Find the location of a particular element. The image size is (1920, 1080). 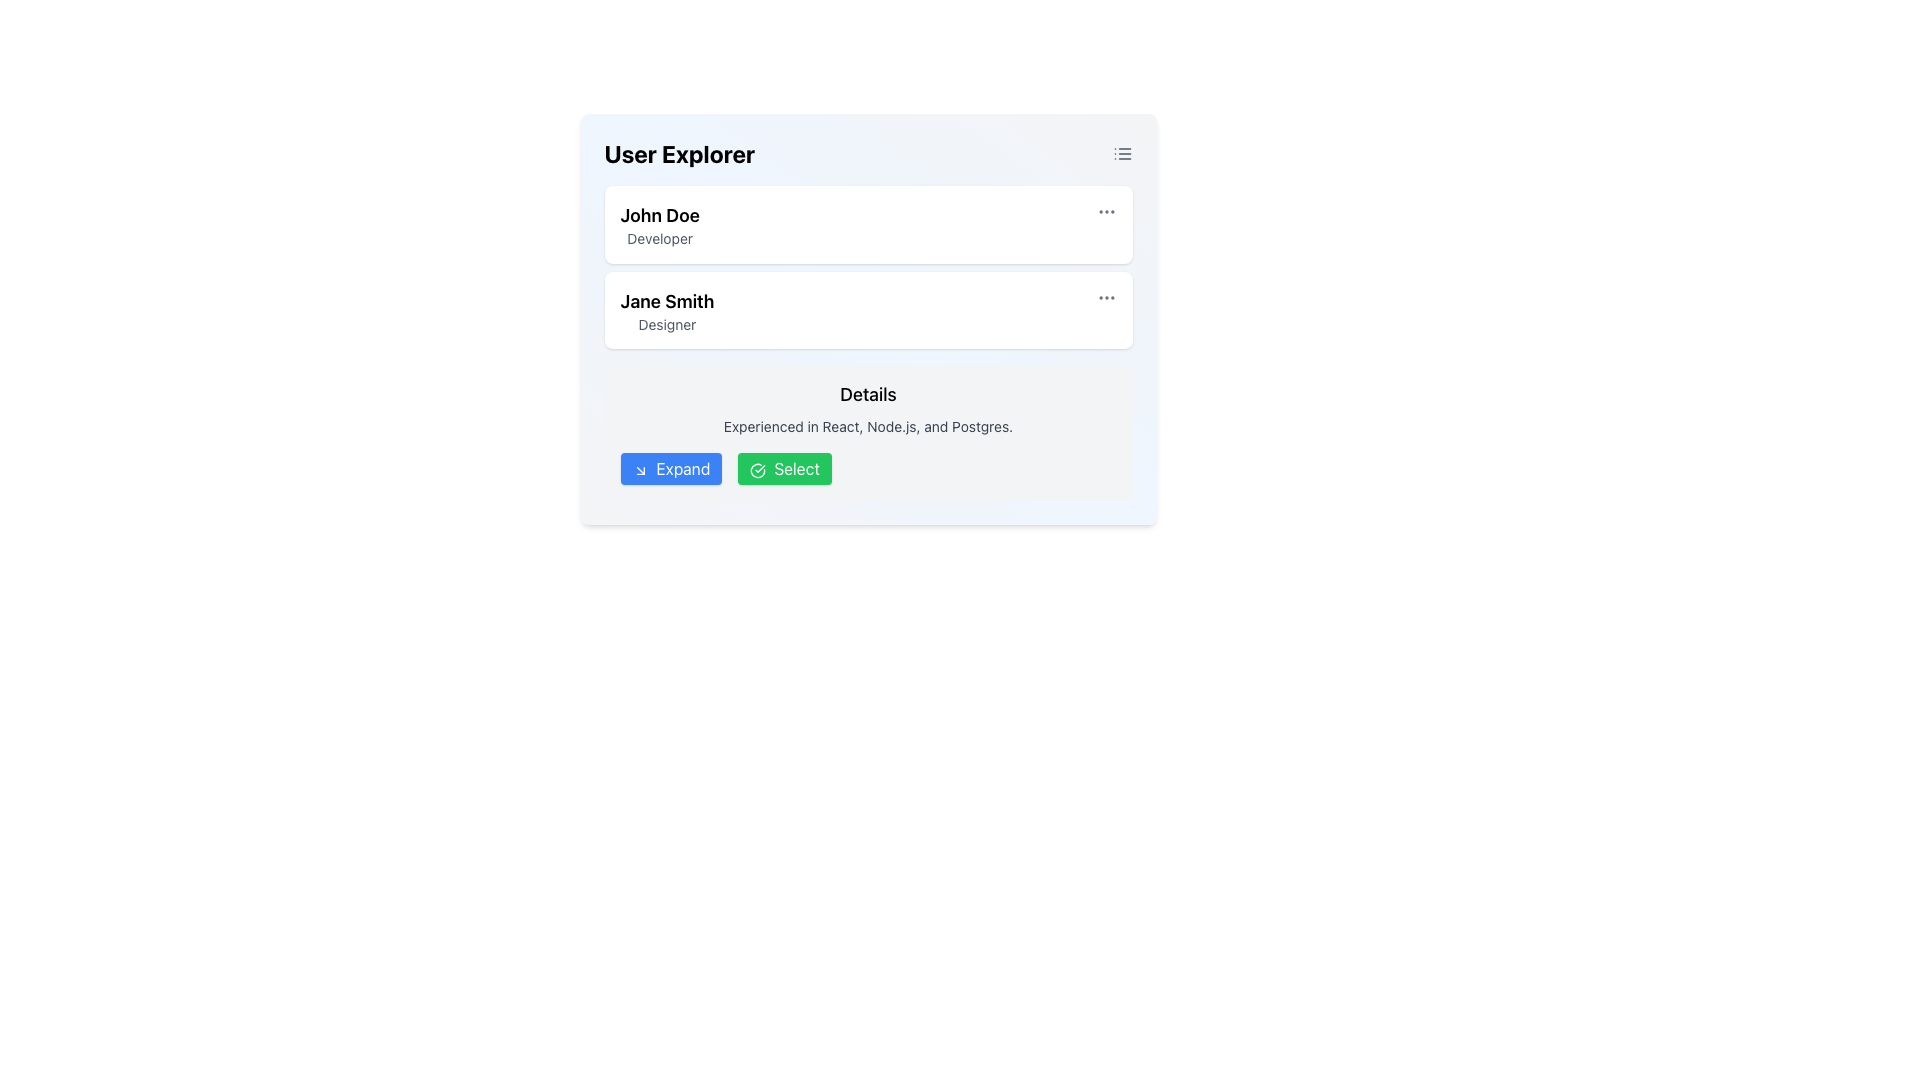

text label providing the designation or role of the user 'John Doe', which is located below the name 'John Doe' in the user information section is located at coordinates (660, 237).